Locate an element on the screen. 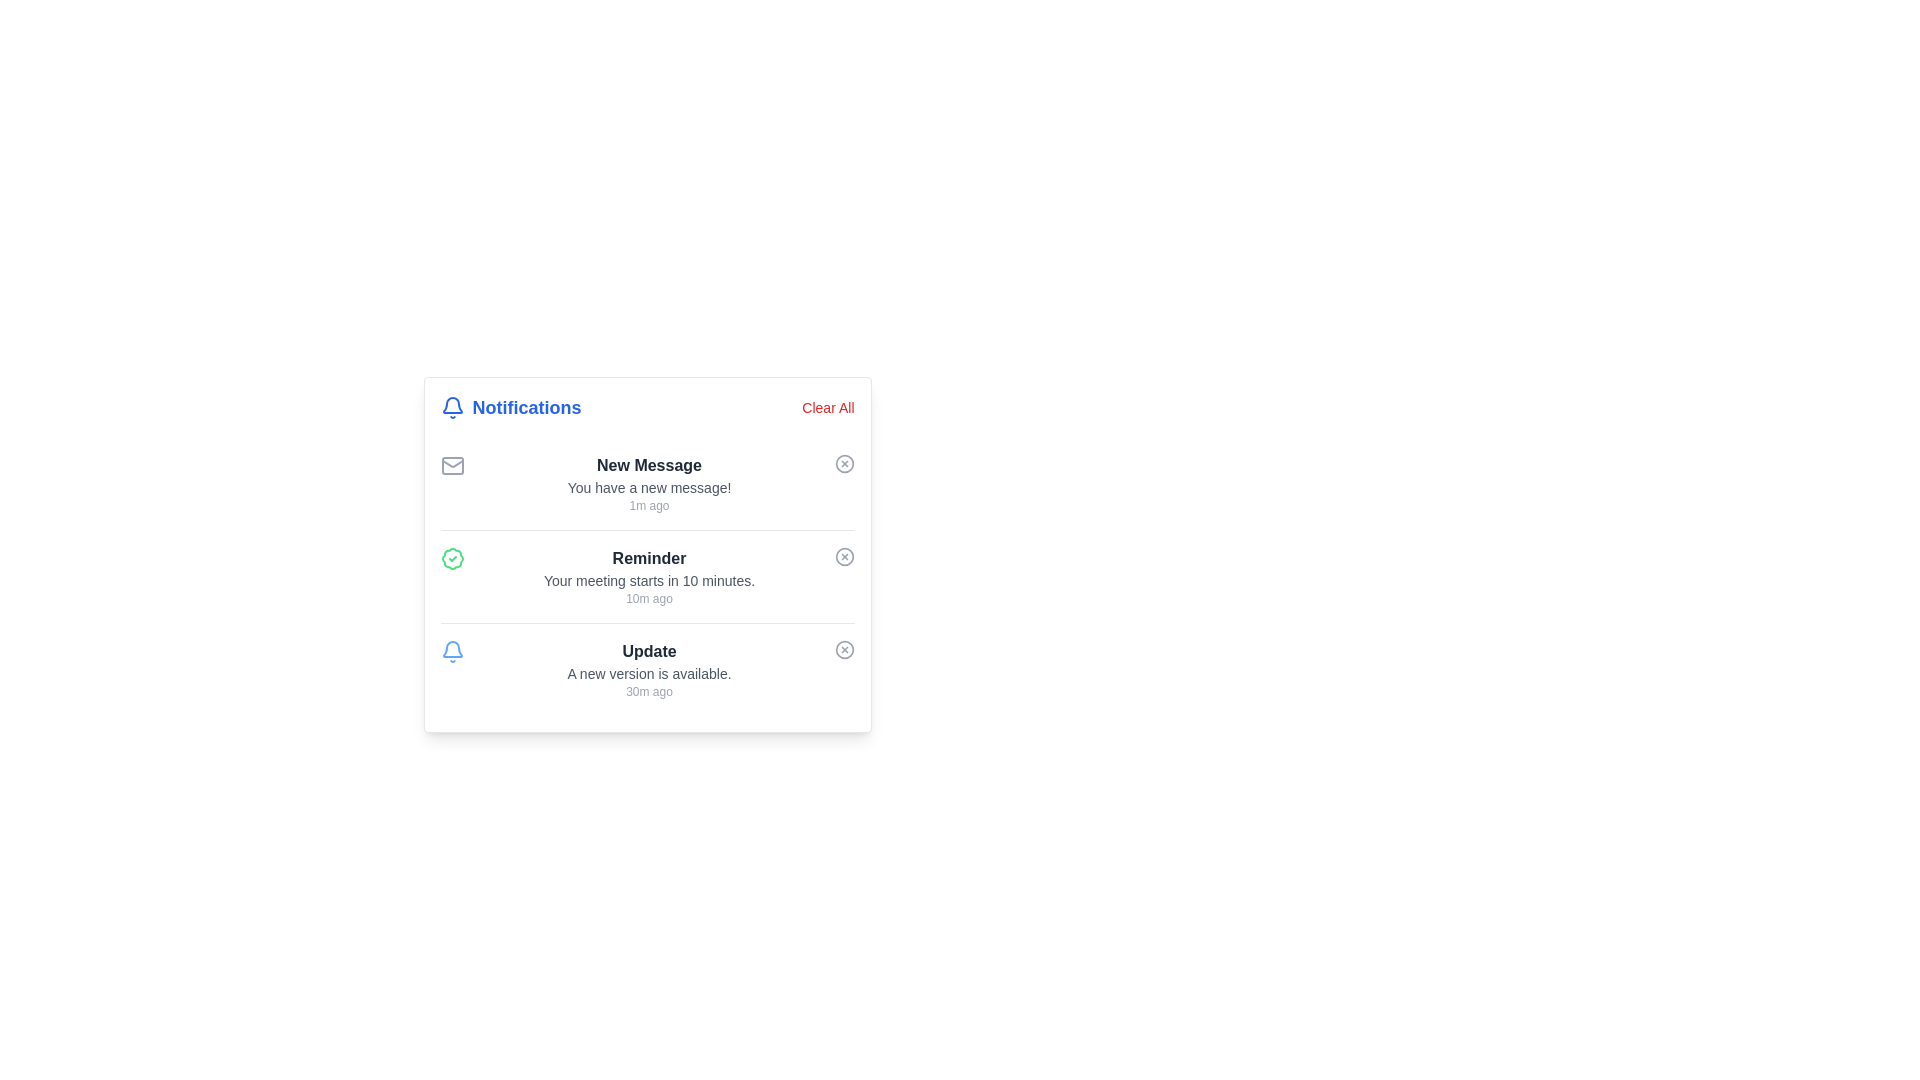 The image size is (1920, 1080). the static text element that displays the elapsed time in the 'Reminder' notification card, which is located below the main message 'Your meeting starts in 10 minutes.' is located at coordinates (649, 597).